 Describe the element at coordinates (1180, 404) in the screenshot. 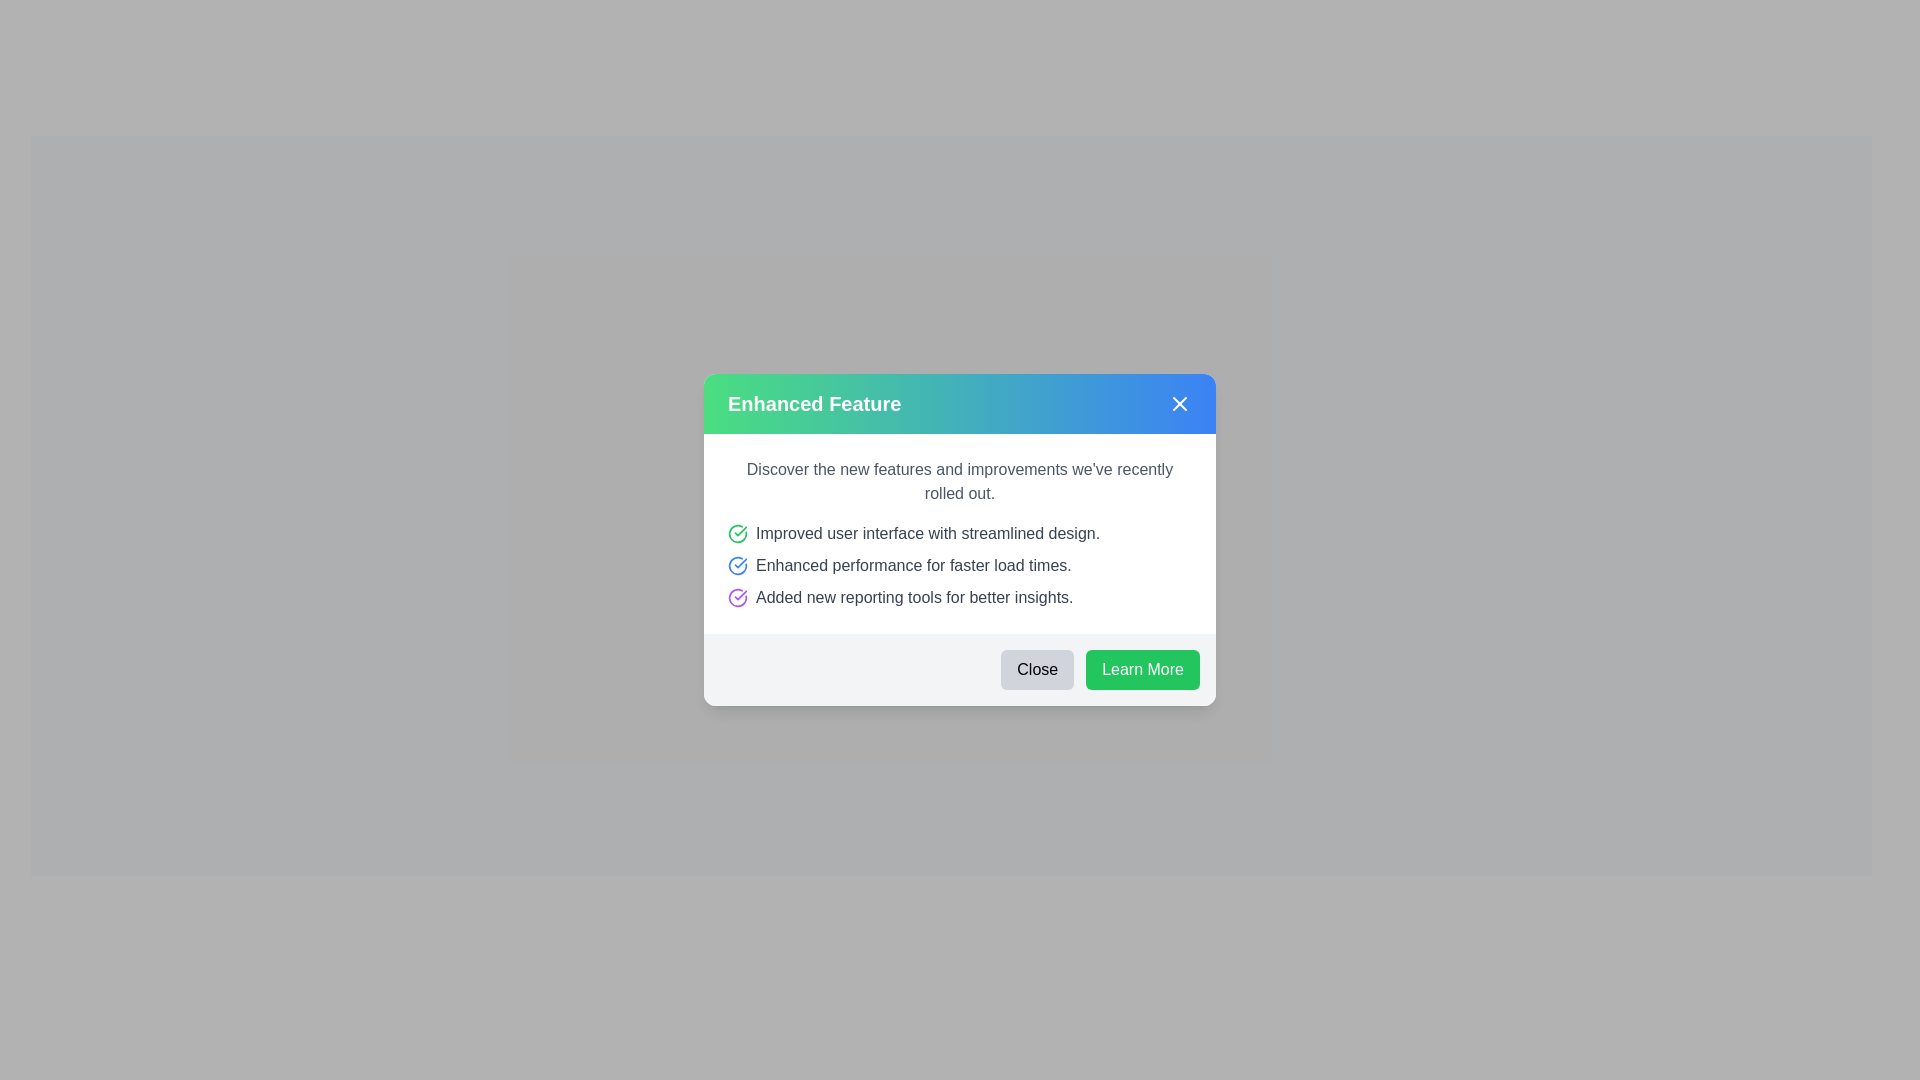

I see `the close button located in the top-right corner of the modal header titled 'Enhanced Feature' to observe the hover effect` at that location.